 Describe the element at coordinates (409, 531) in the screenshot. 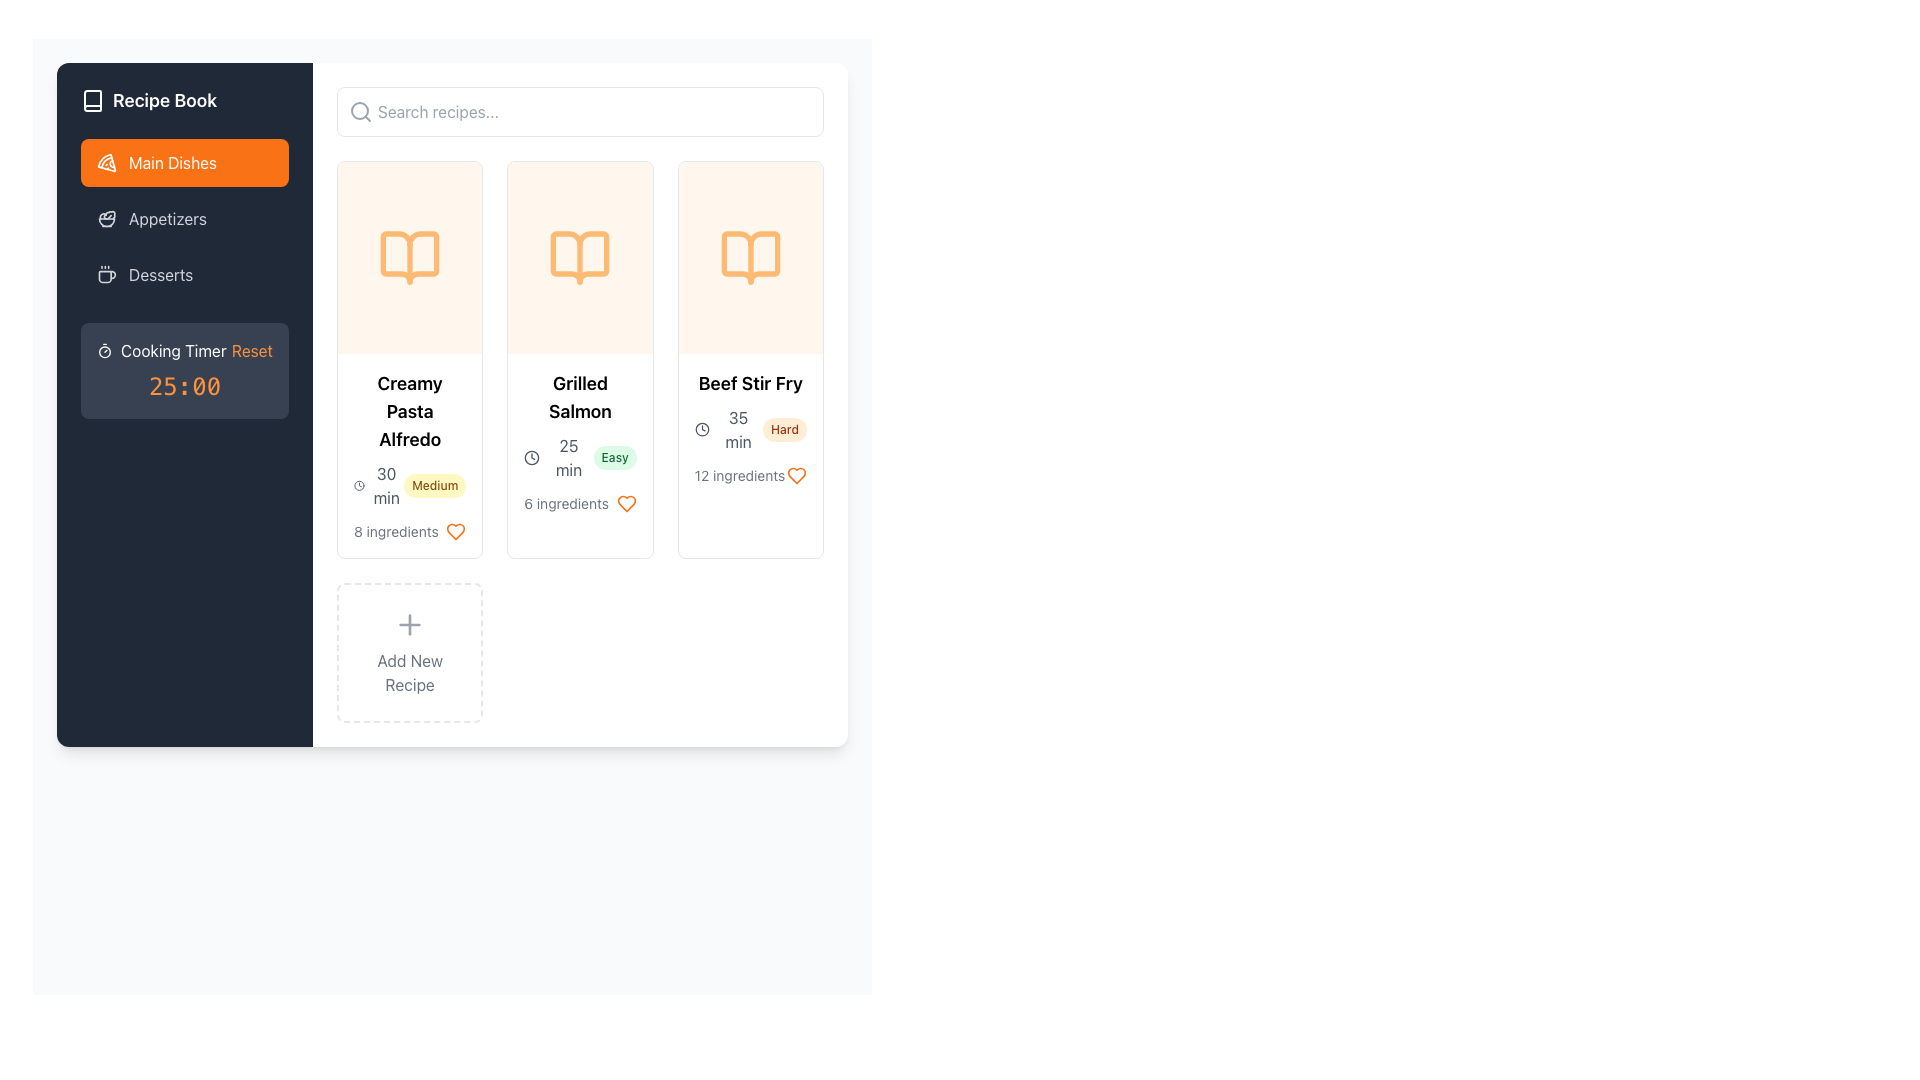

I see `the '8 ingredients' text label in gray font located at the bottom of the recipe card for 'Creamy Pasta Alfredo'` at that location.